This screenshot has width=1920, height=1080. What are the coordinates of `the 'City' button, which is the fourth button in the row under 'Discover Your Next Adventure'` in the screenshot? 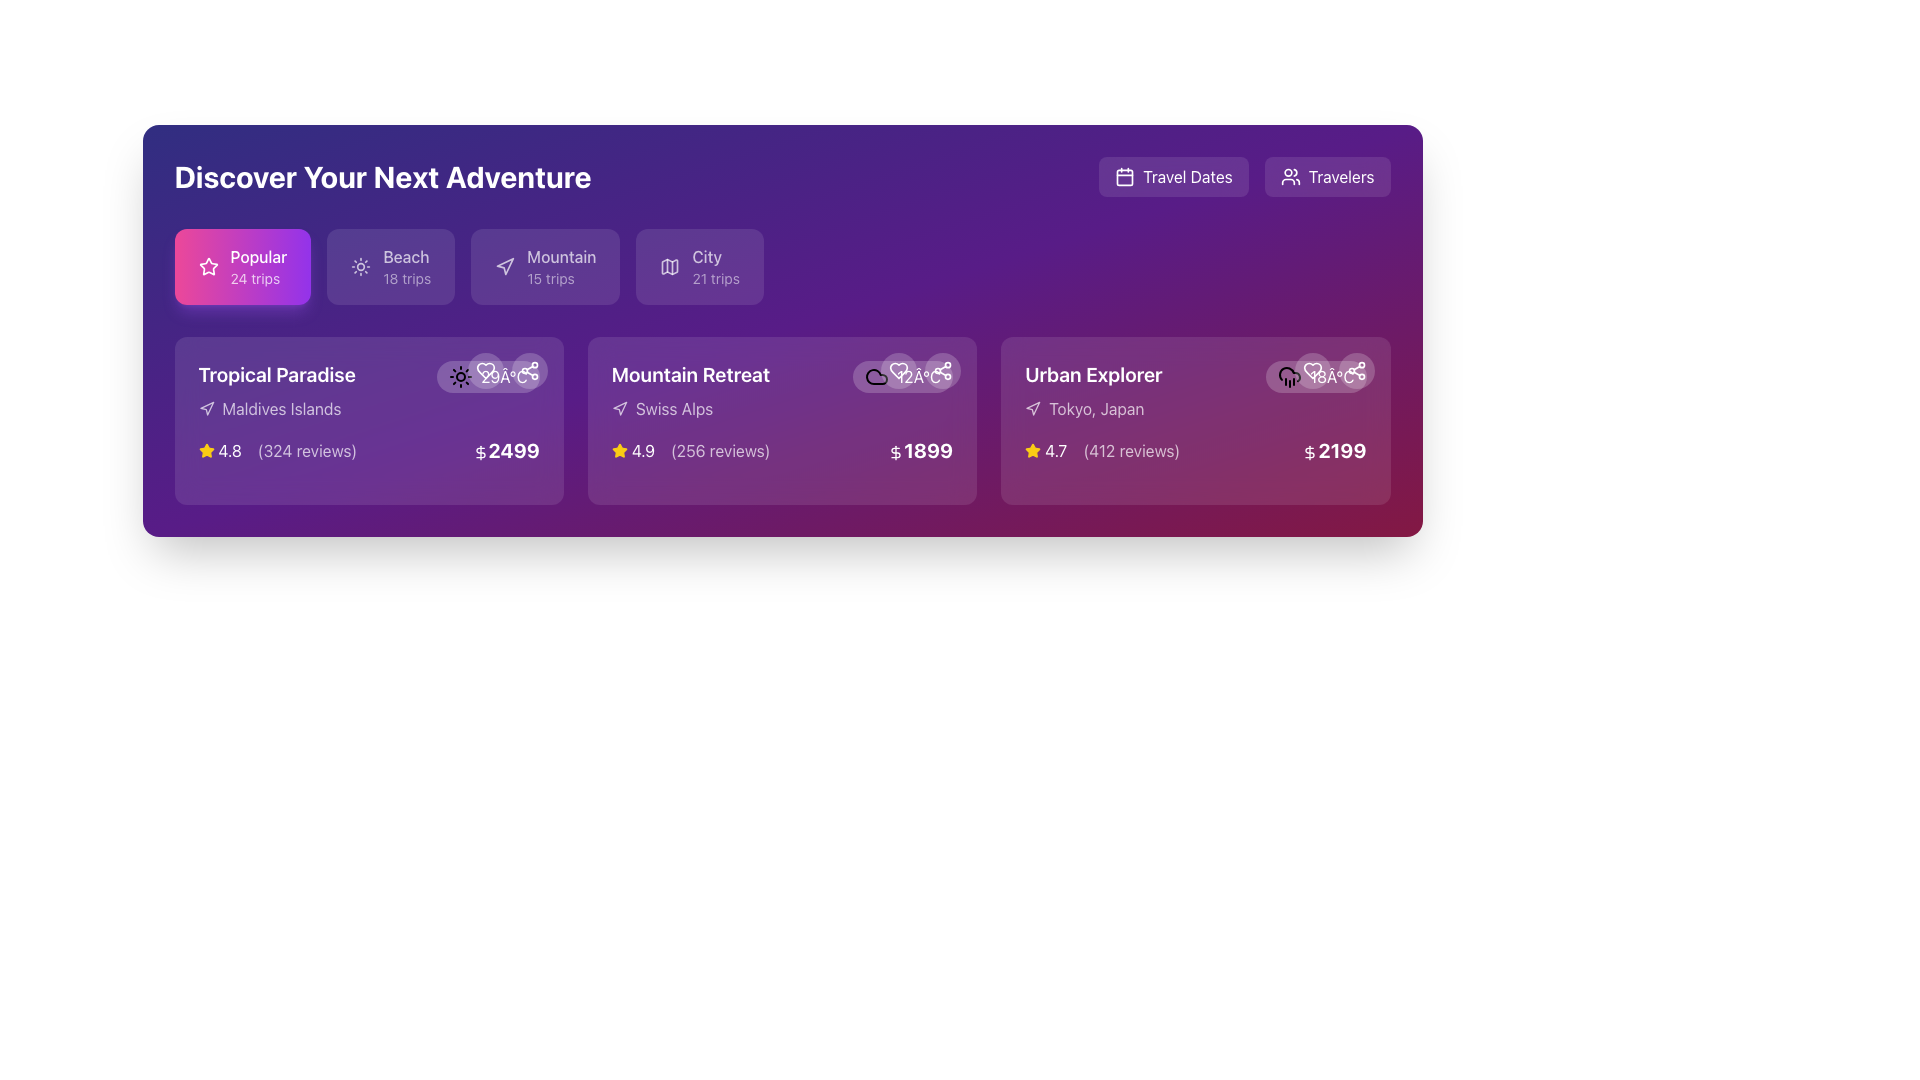 It's located at (700, 265).